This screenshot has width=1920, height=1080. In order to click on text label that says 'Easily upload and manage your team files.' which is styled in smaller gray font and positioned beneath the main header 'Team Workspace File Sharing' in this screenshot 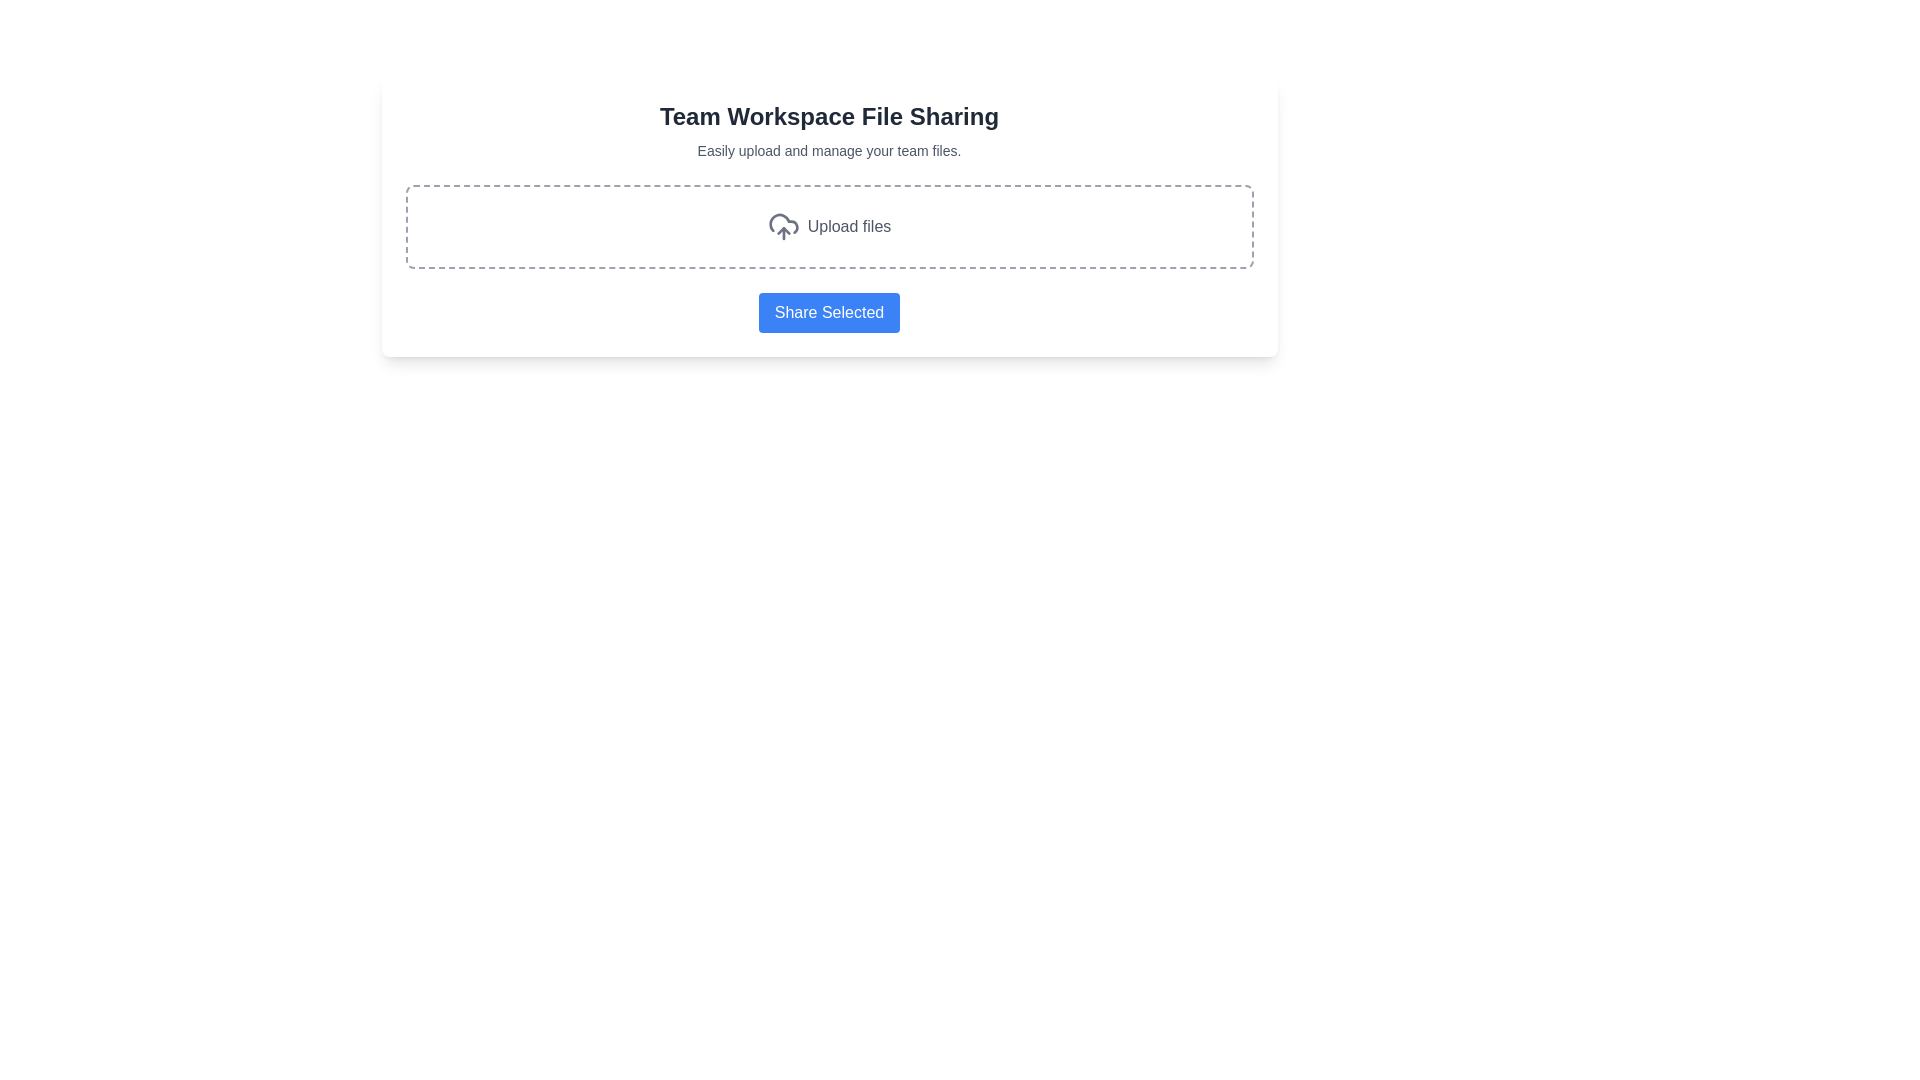, I will do `click(829, 149)`.